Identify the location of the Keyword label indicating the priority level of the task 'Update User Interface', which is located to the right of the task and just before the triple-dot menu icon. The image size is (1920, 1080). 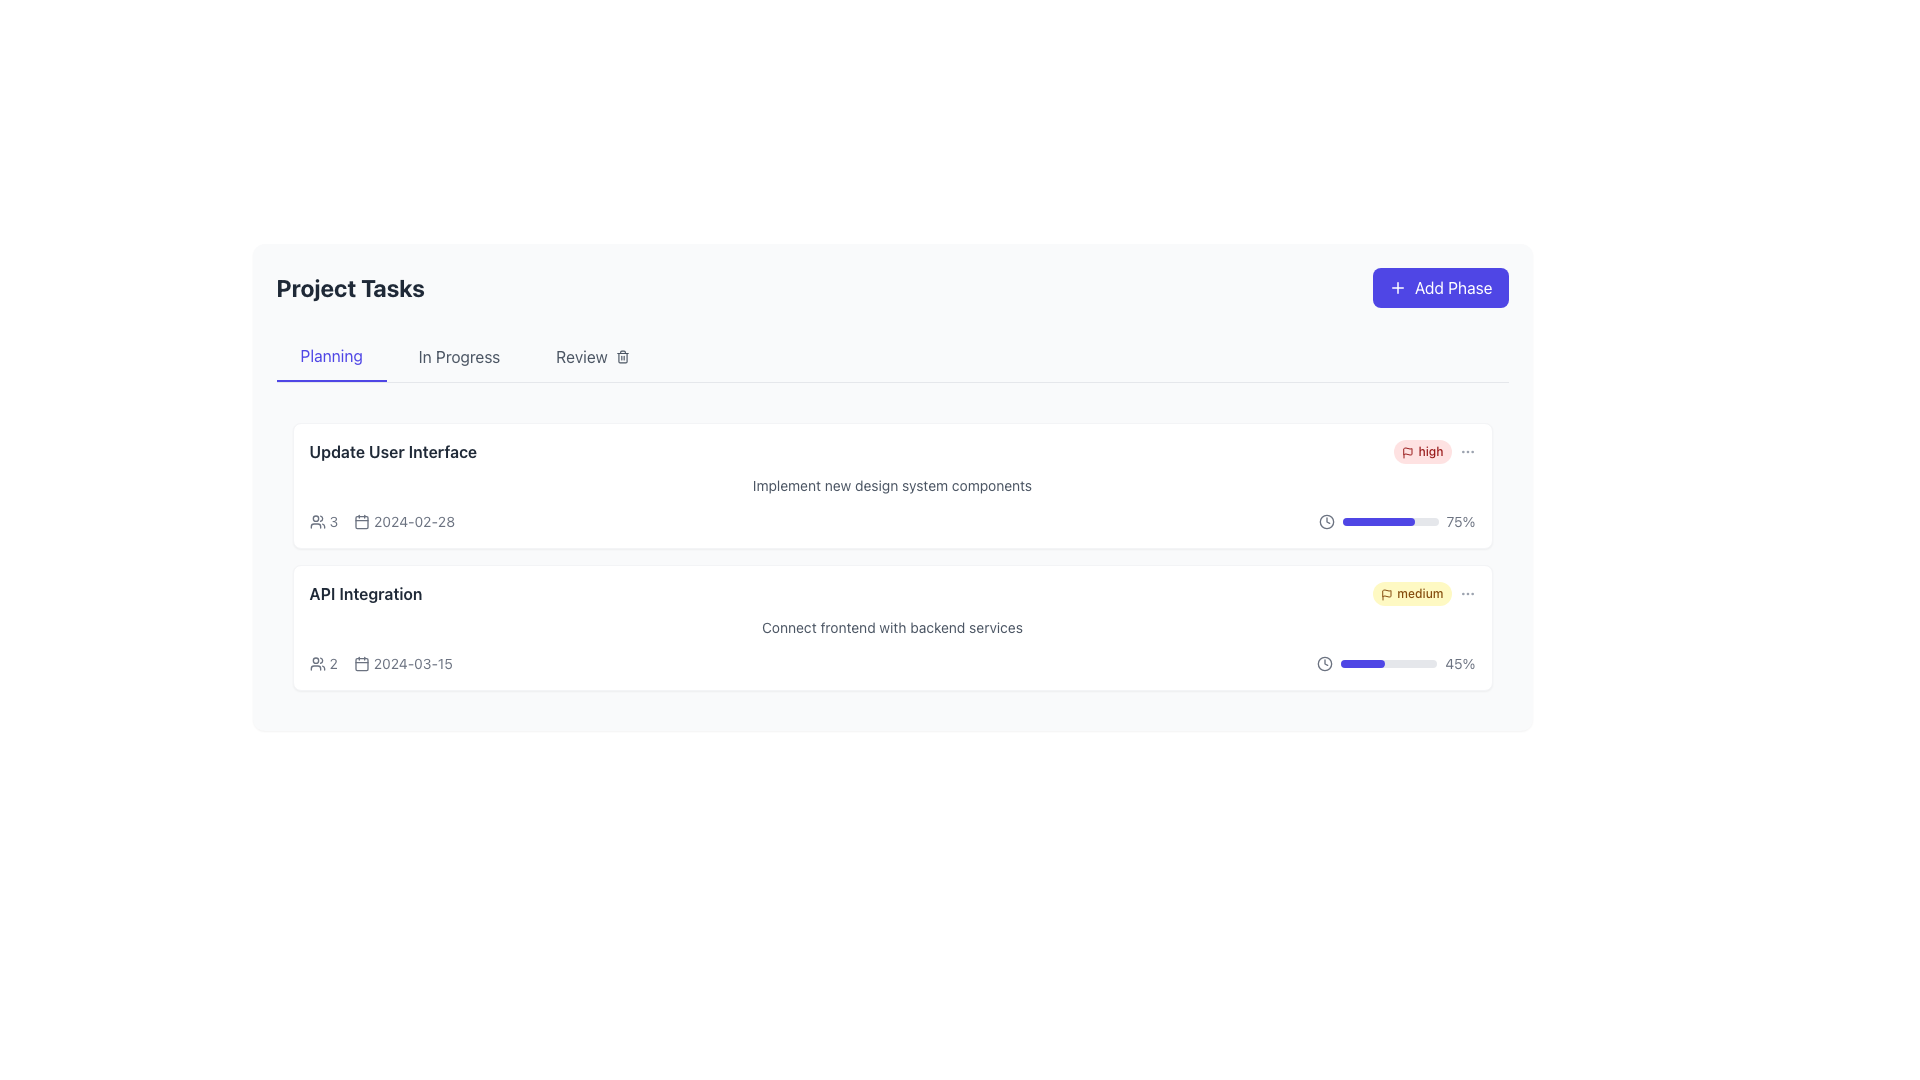
(1434, 451).